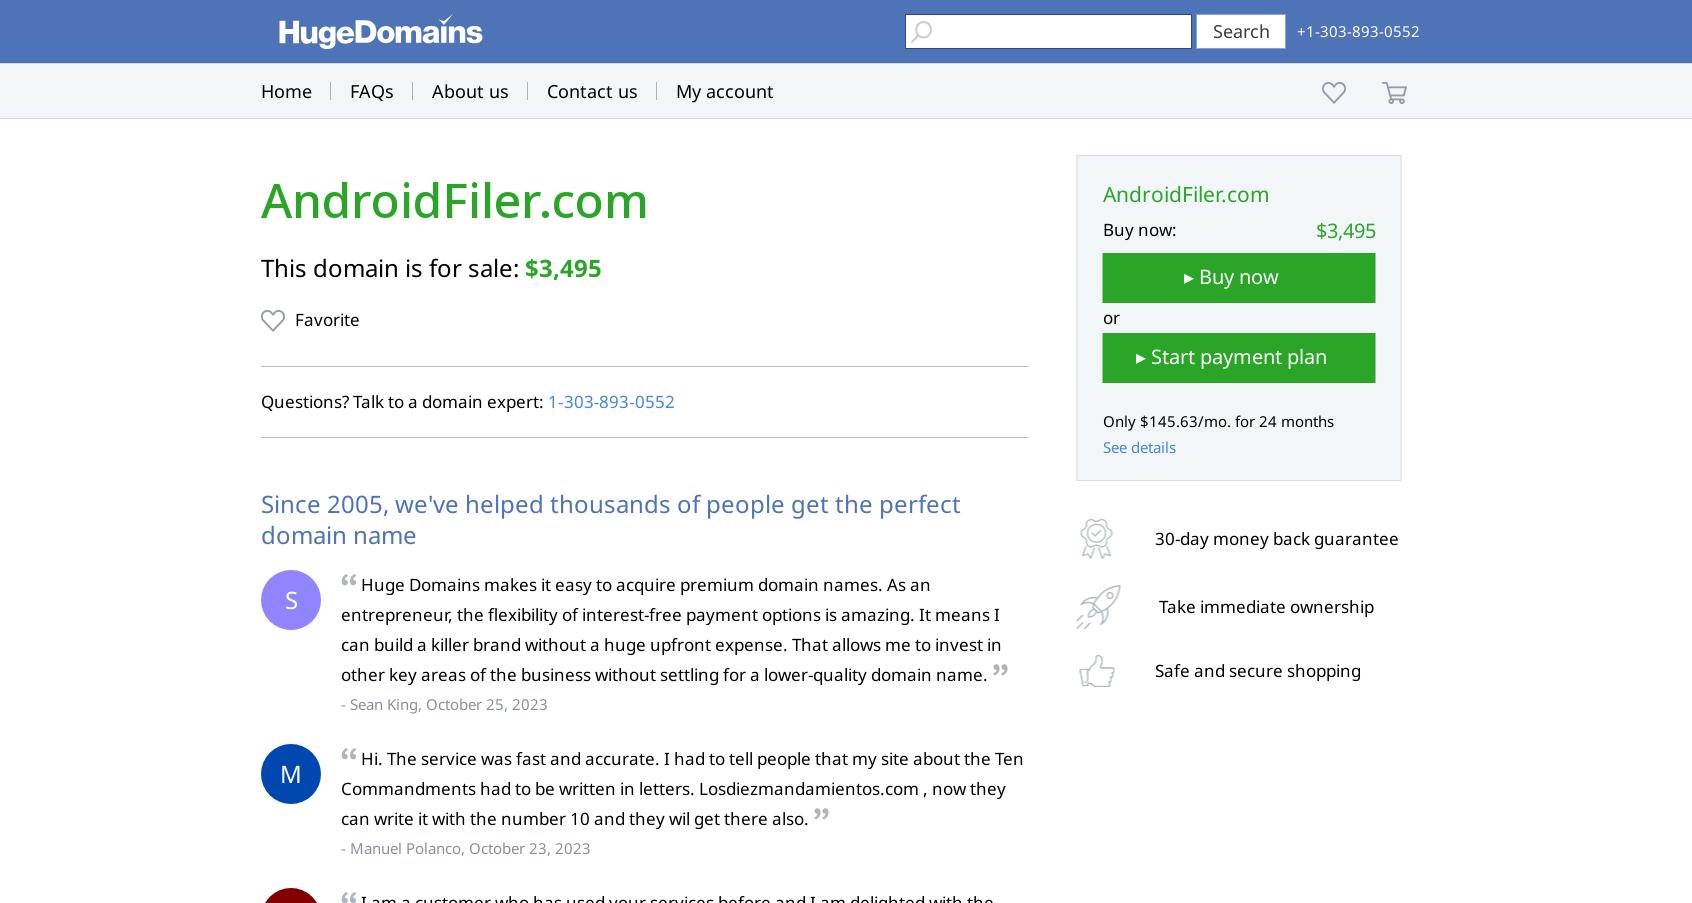 This screenshot has width=1692, height=903. What do you see at coordinates (675, 91) in the screenshot?
I see `'My account'` at bounding box center [675, 91].